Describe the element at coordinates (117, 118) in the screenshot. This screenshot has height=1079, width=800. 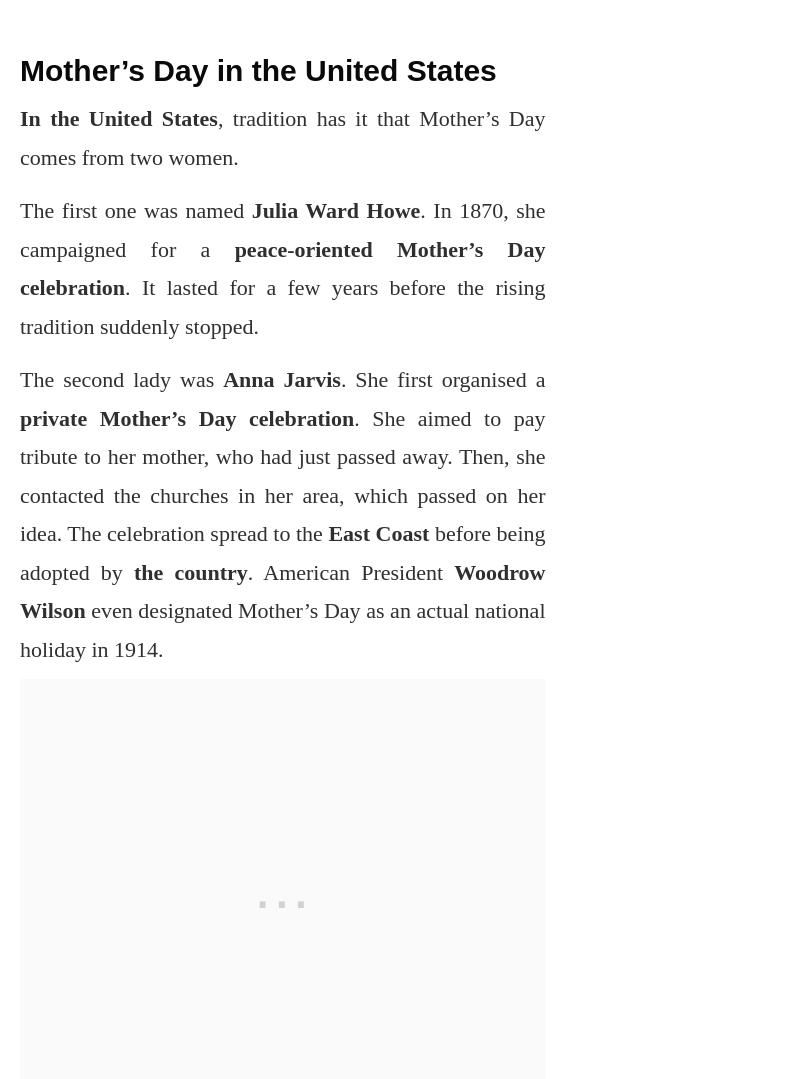
I see `'In the United States'` at that location.